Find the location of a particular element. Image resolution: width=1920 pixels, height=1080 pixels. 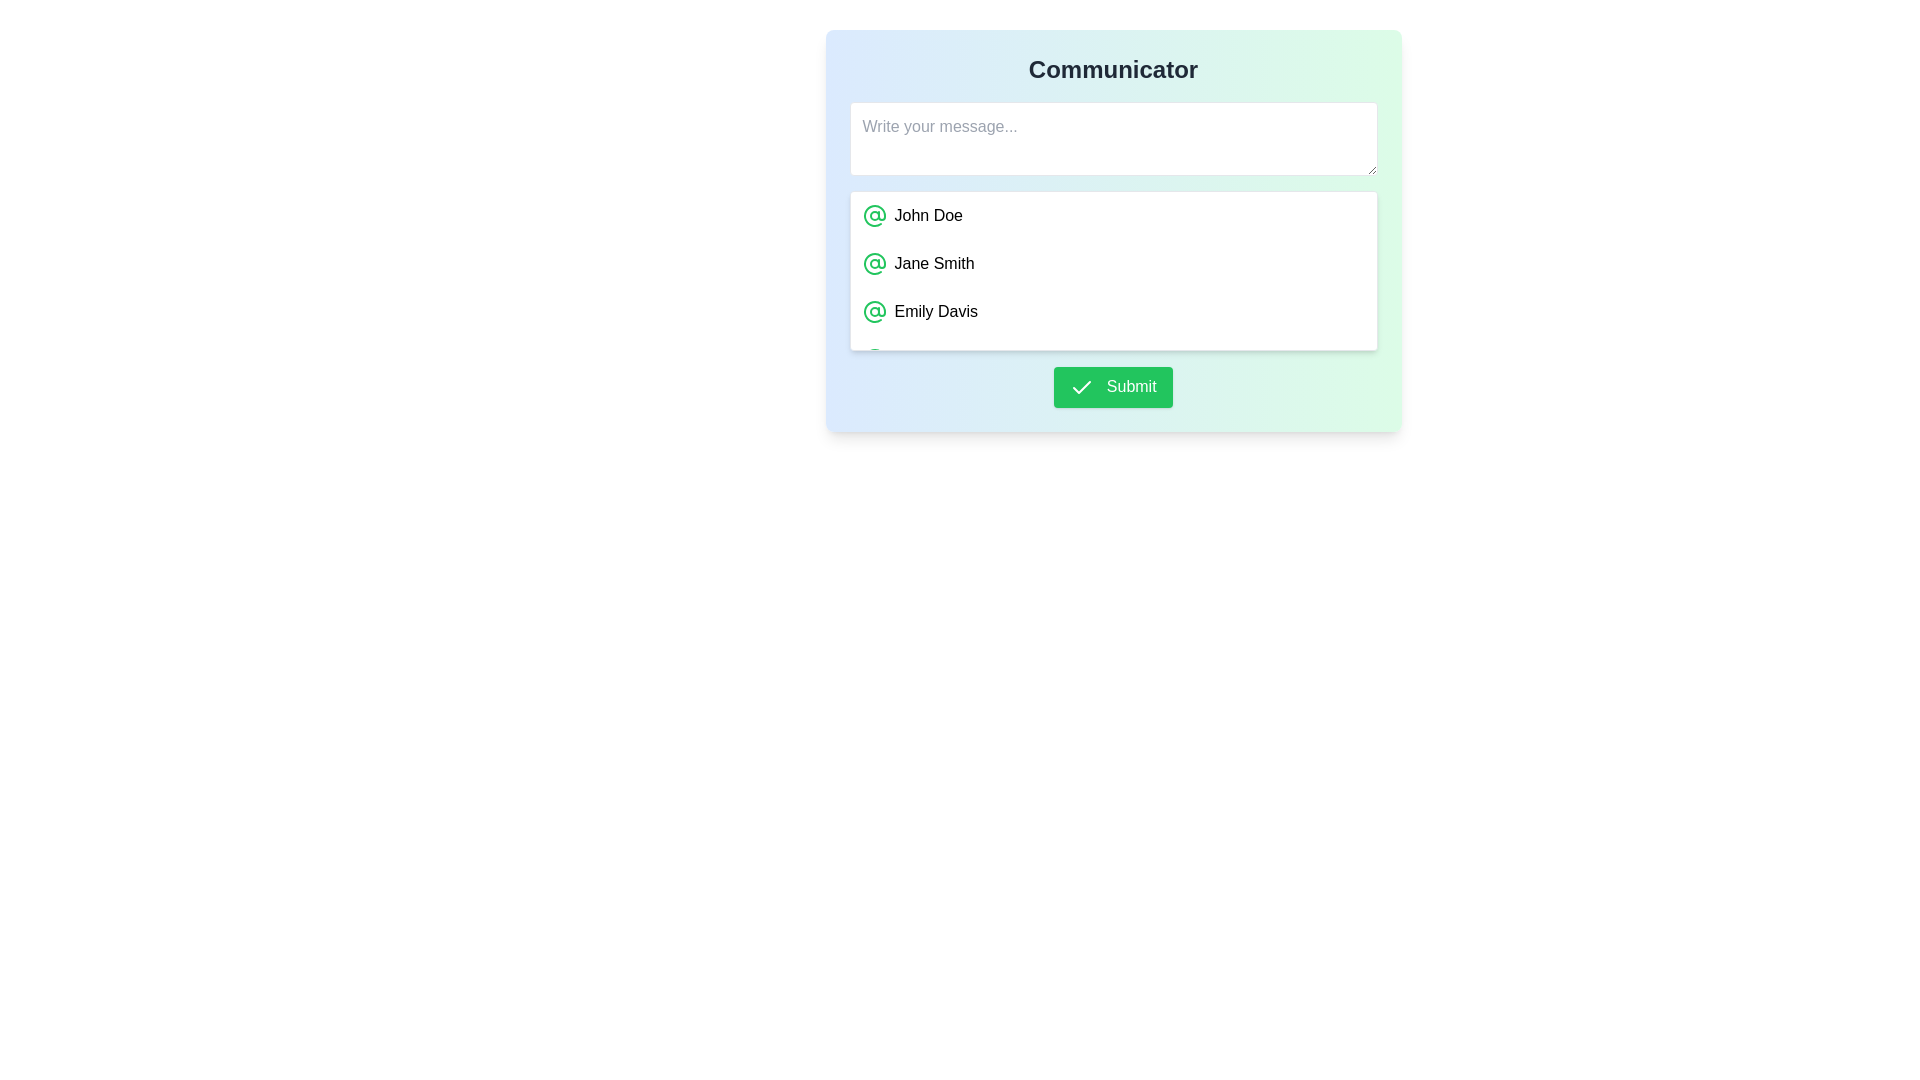

the user icon associated with 'Jane Smith' located in the second item of the vertically stacked list is located at coordinates (874, 262).